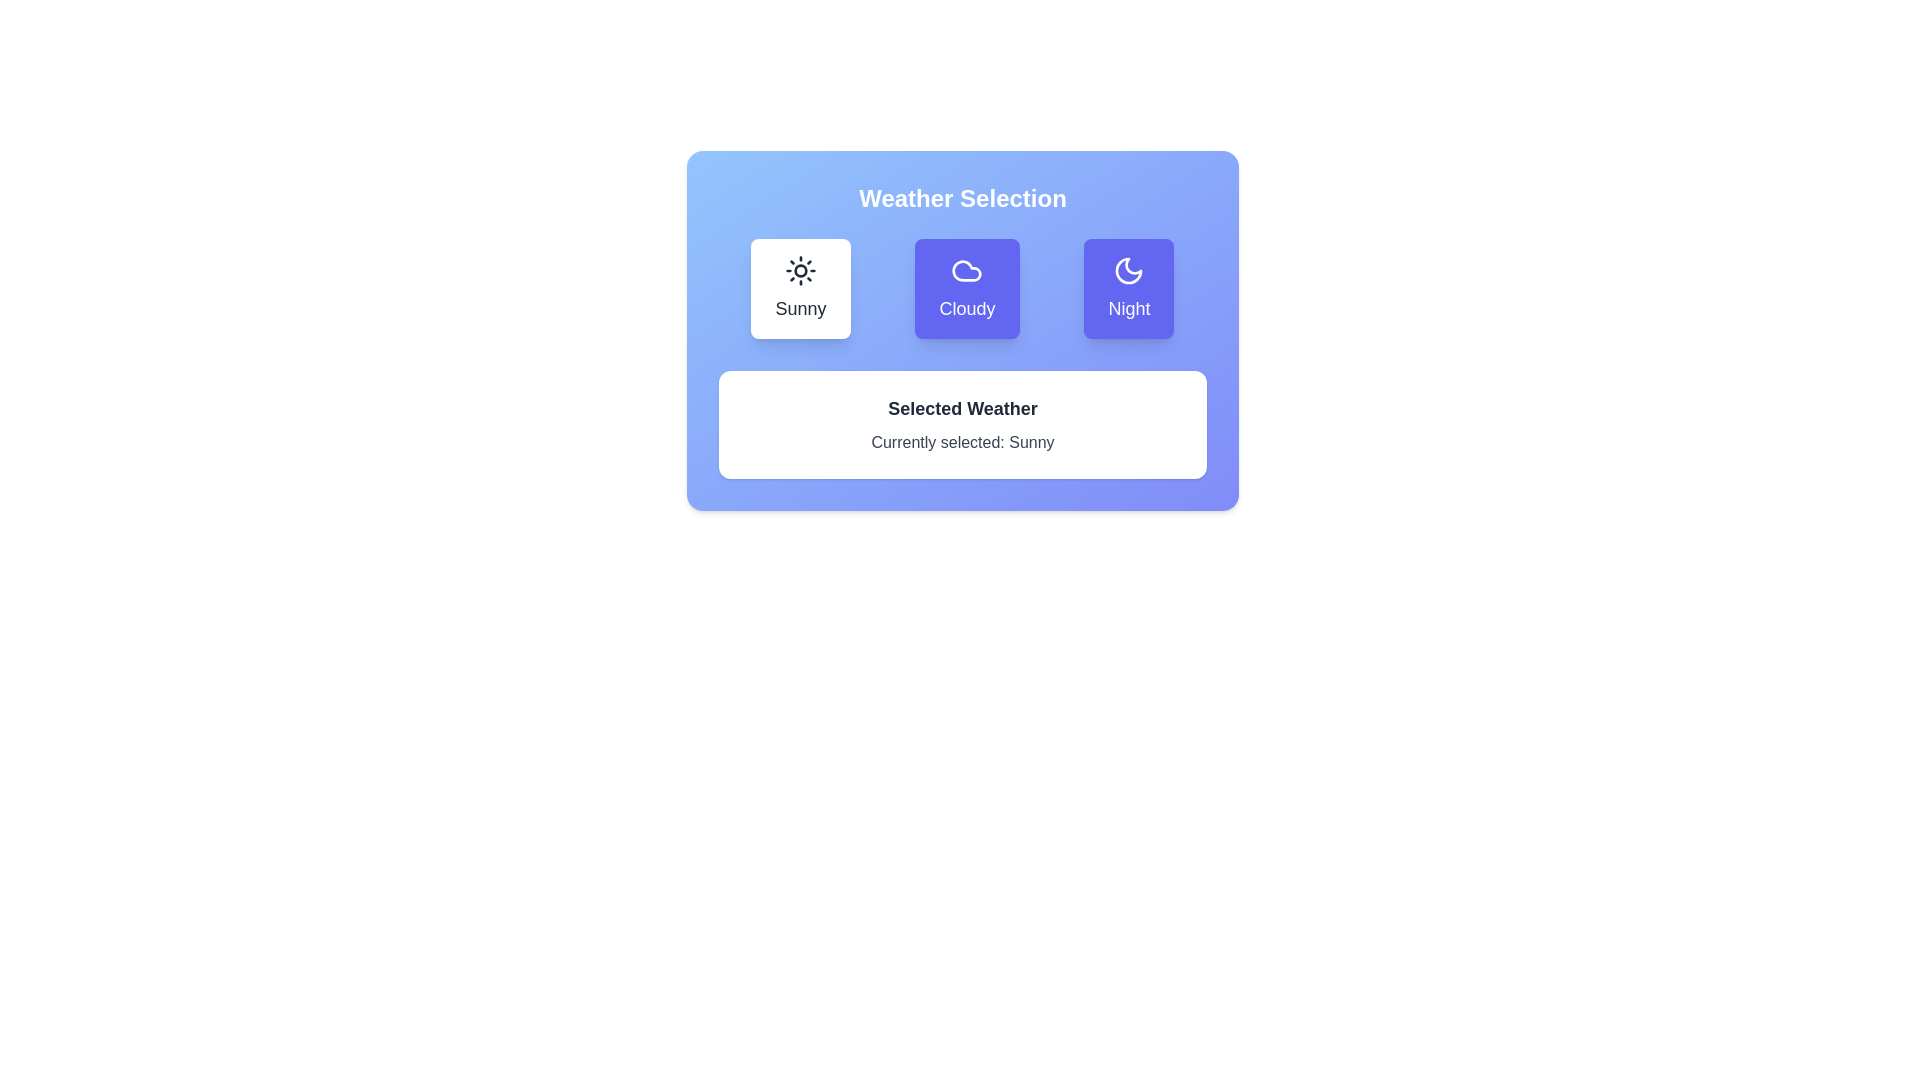 Image resolution: width=1920 pixels, height=1080 pixels. What do you see at coordinates (801, 270) in the screenshot?
I see `the sunny weather icon, which is a graphic representation of the sun located within the white-bordered 'Sunny' box, positioned at the center of the box above the label text` at bounding box center [801, 270].